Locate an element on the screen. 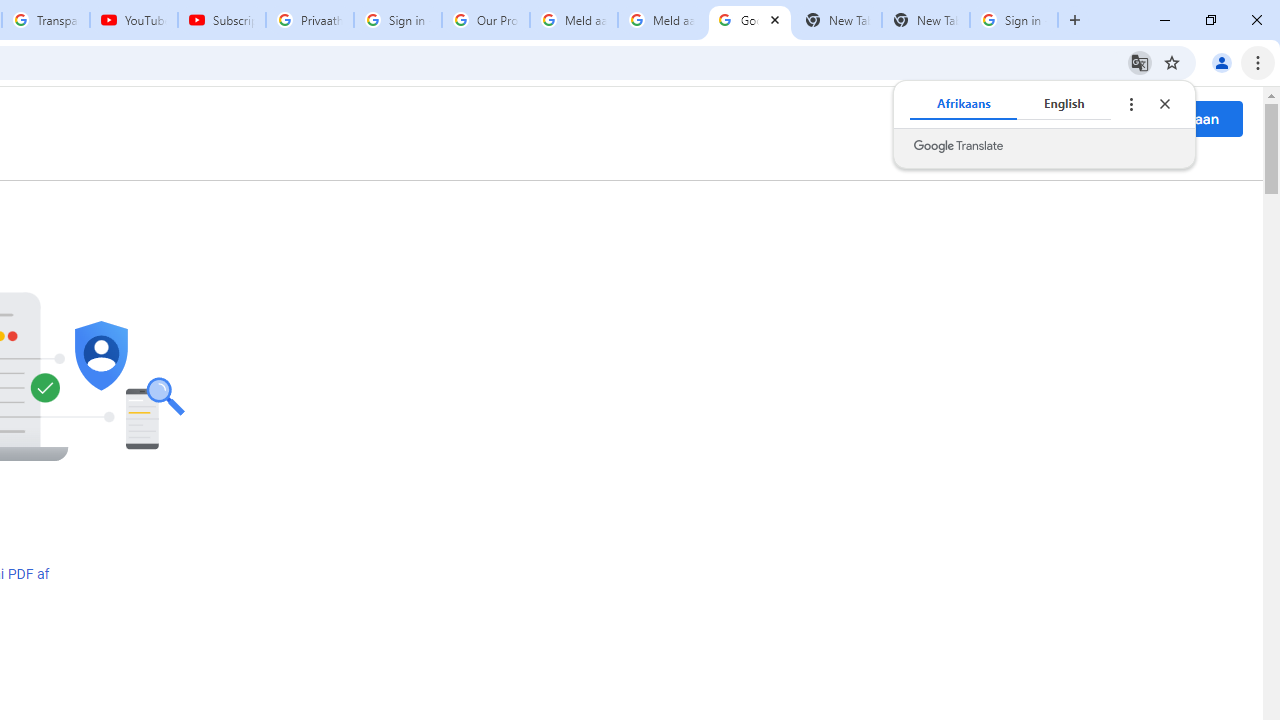 The width and height of the screenshot is (1280, 720). 'Translate options' is located at coordinates (1130, 104).